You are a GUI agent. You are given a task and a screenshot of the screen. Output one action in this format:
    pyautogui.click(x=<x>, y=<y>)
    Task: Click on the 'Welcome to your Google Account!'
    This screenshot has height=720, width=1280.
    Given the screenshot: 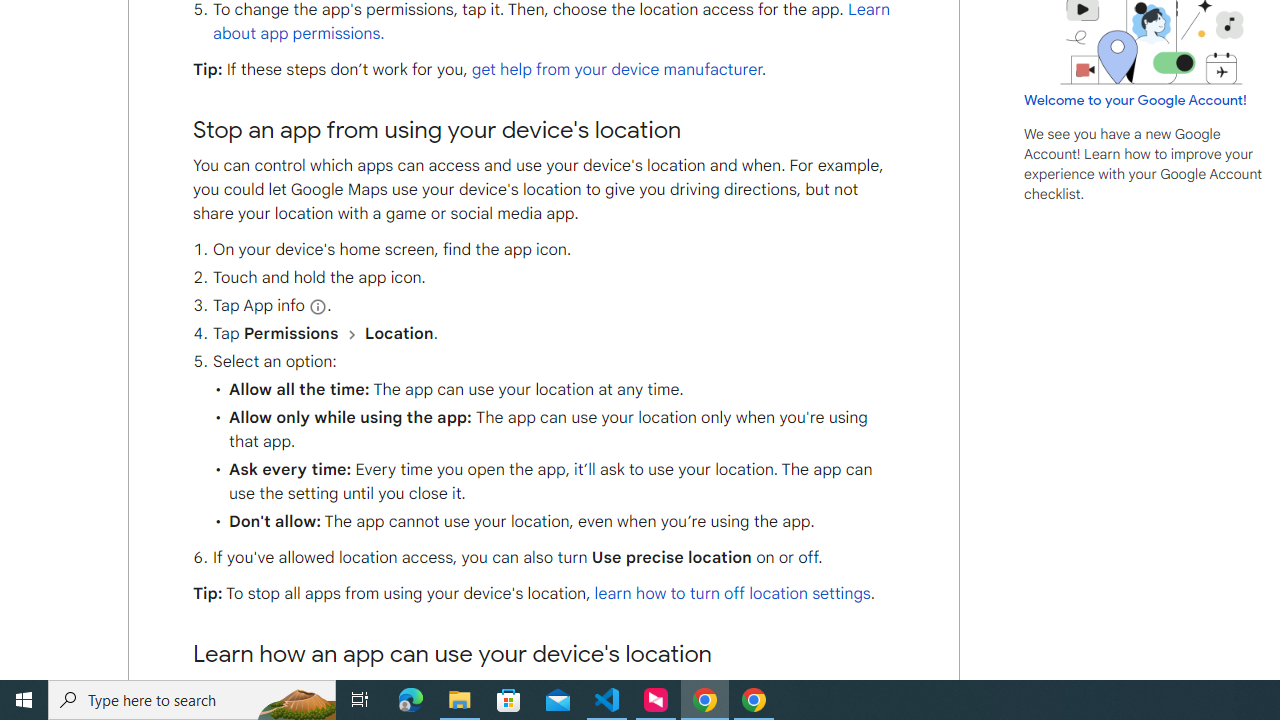 What is the action you would take?
    pyautogui.click(x=1135, y=99)
    